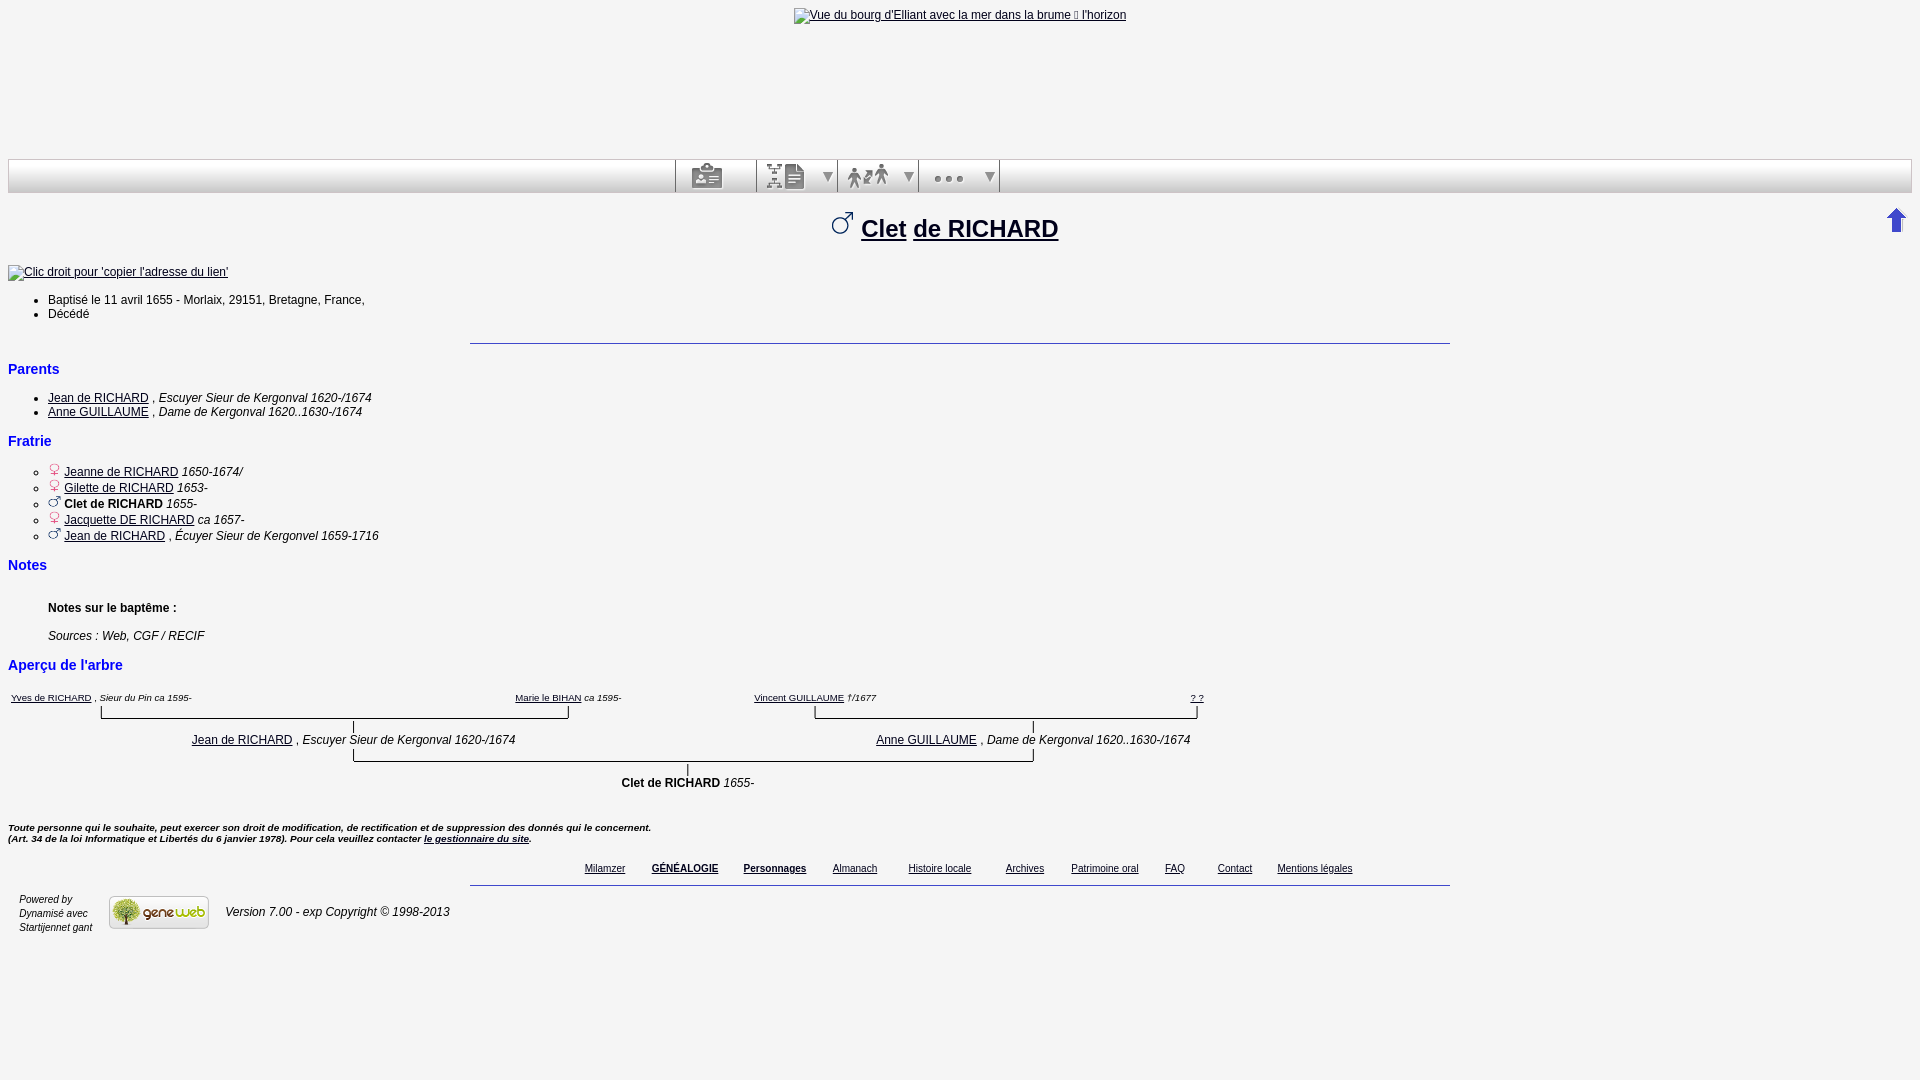 The width and height of the screenshot is (1920, 1080). Describe the element at coordinates (51, 696) in the screenshot. I see `'Yves de RICHARD'` at that location.